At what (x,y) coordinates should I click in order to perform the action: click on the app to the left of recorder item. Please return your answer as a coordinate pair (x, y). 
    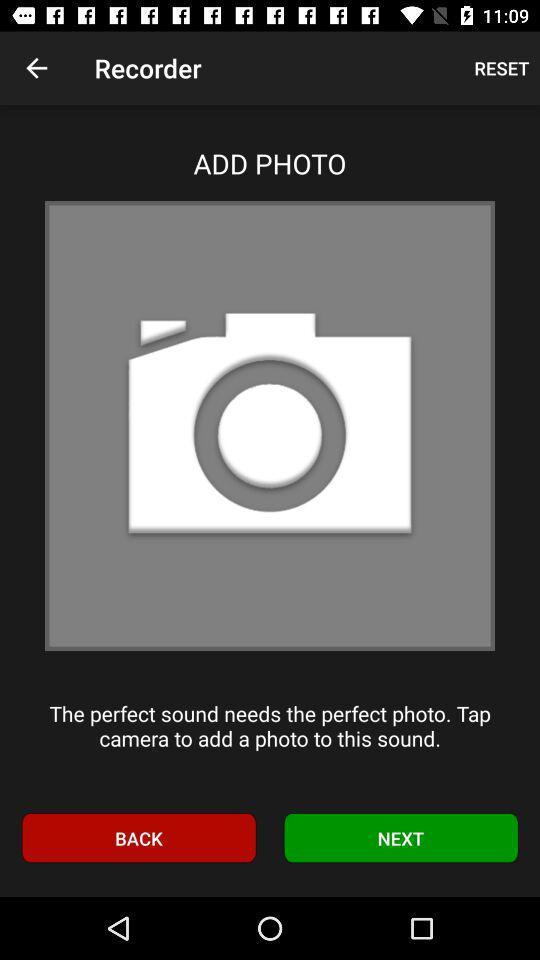
    Looking at the image, I should click on (36, 68).